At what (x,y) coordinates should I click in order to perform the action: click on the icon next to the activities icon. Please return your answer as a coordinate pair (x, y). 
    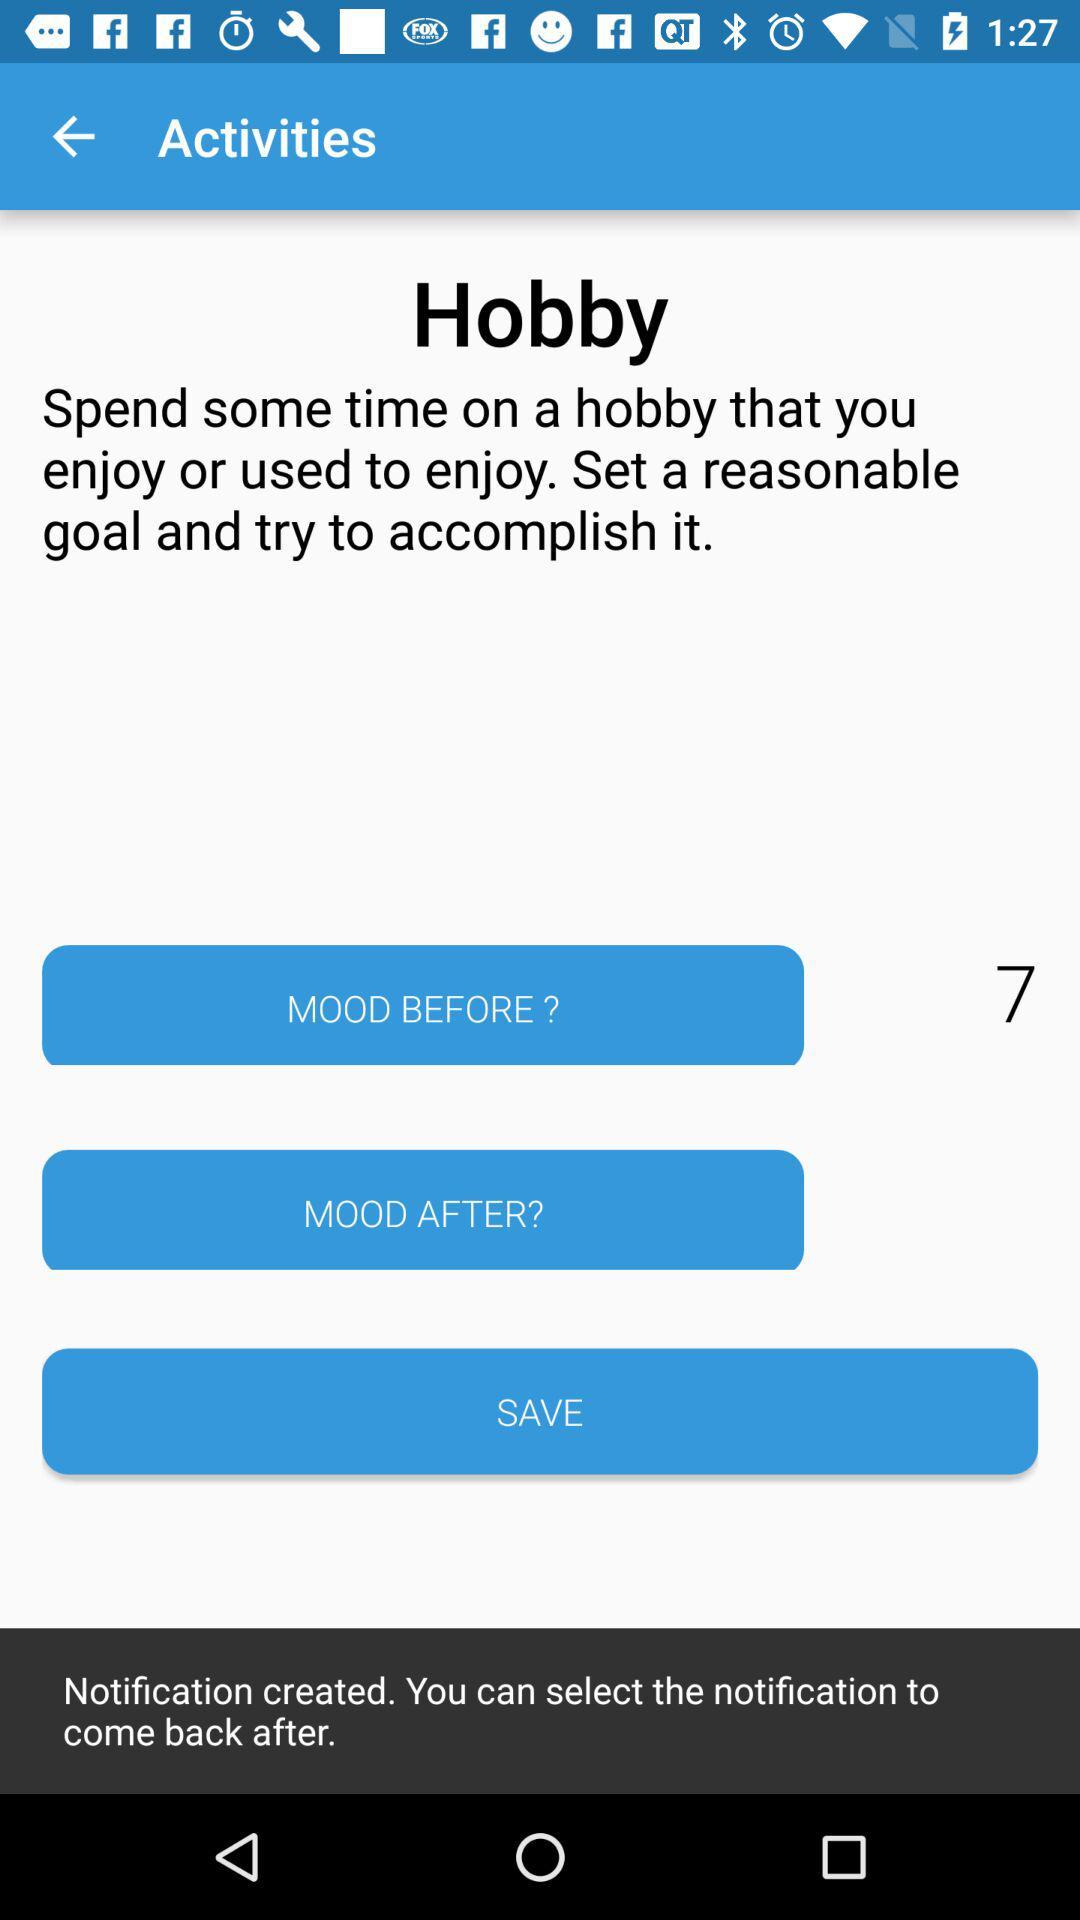
    Looking at the image, I should click on (72, 135).